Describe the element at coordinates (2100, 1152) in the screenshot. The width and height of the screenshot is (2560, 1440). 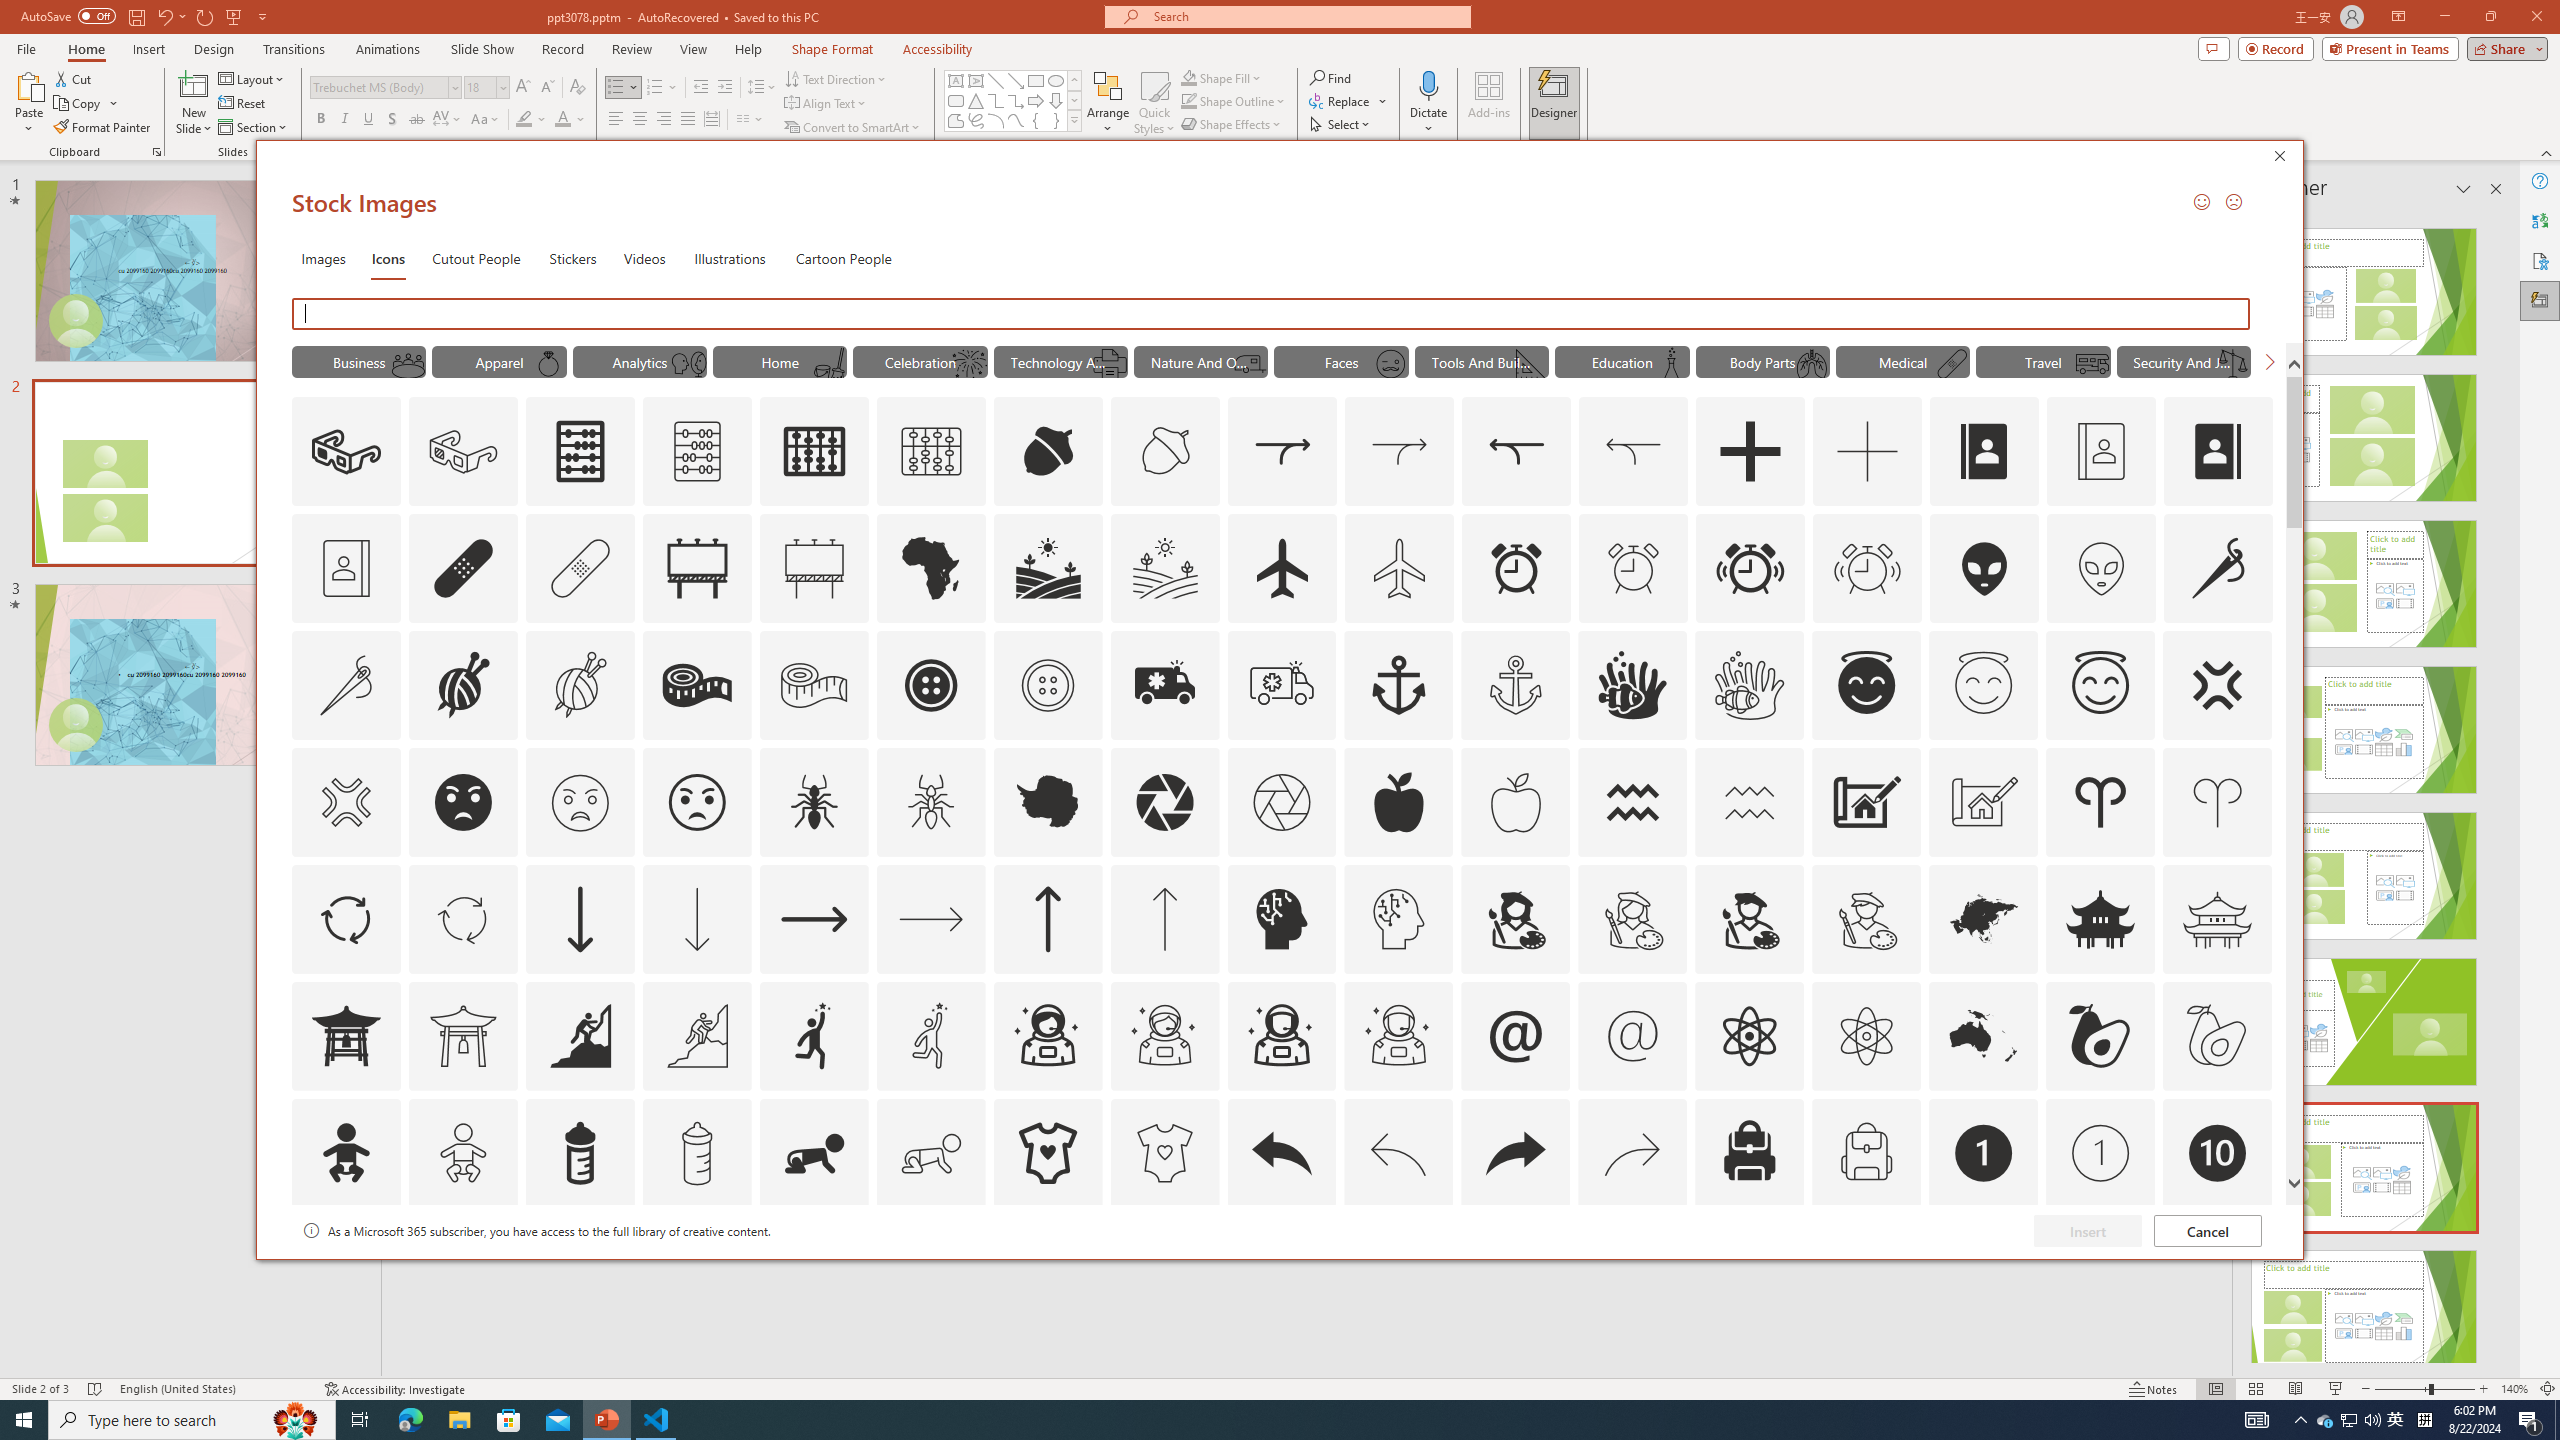
I see `'AutomationID: Icons_Badge1_M'` at that location.